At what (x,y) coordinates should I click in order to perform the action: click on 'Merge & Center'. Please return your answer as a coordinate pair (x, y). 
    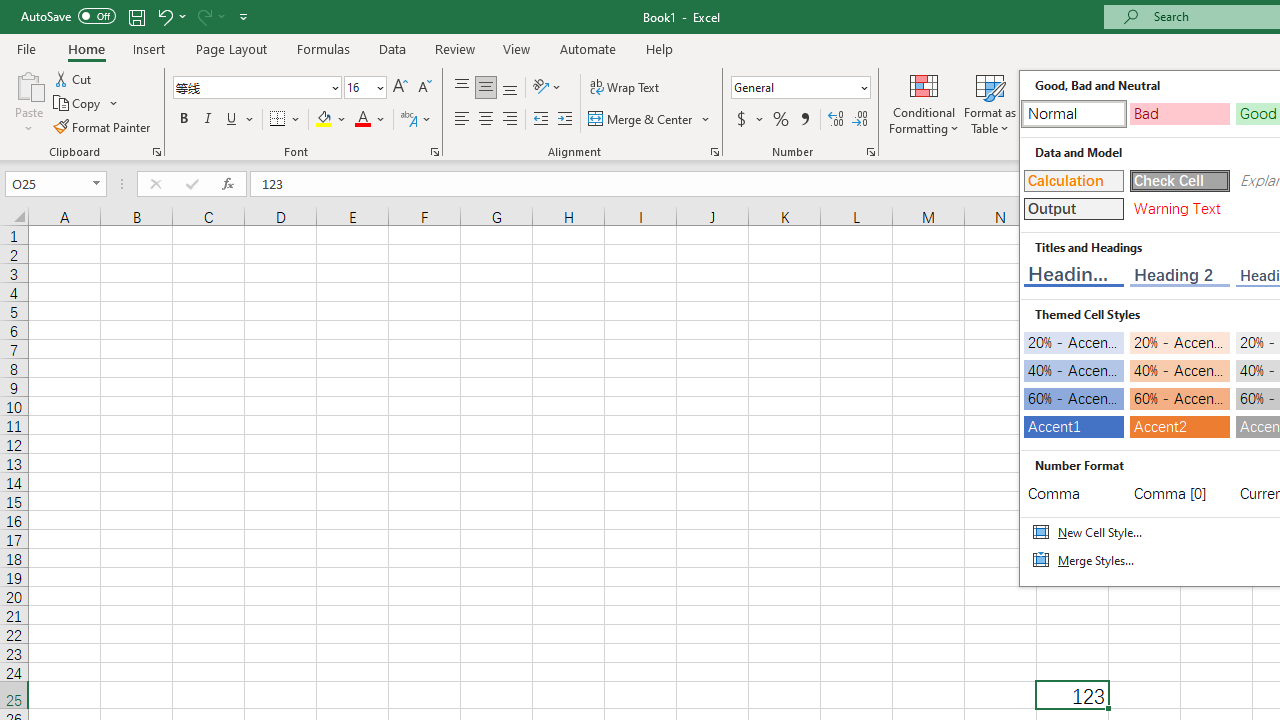
    Looking at the image, I should click on (641, 119).